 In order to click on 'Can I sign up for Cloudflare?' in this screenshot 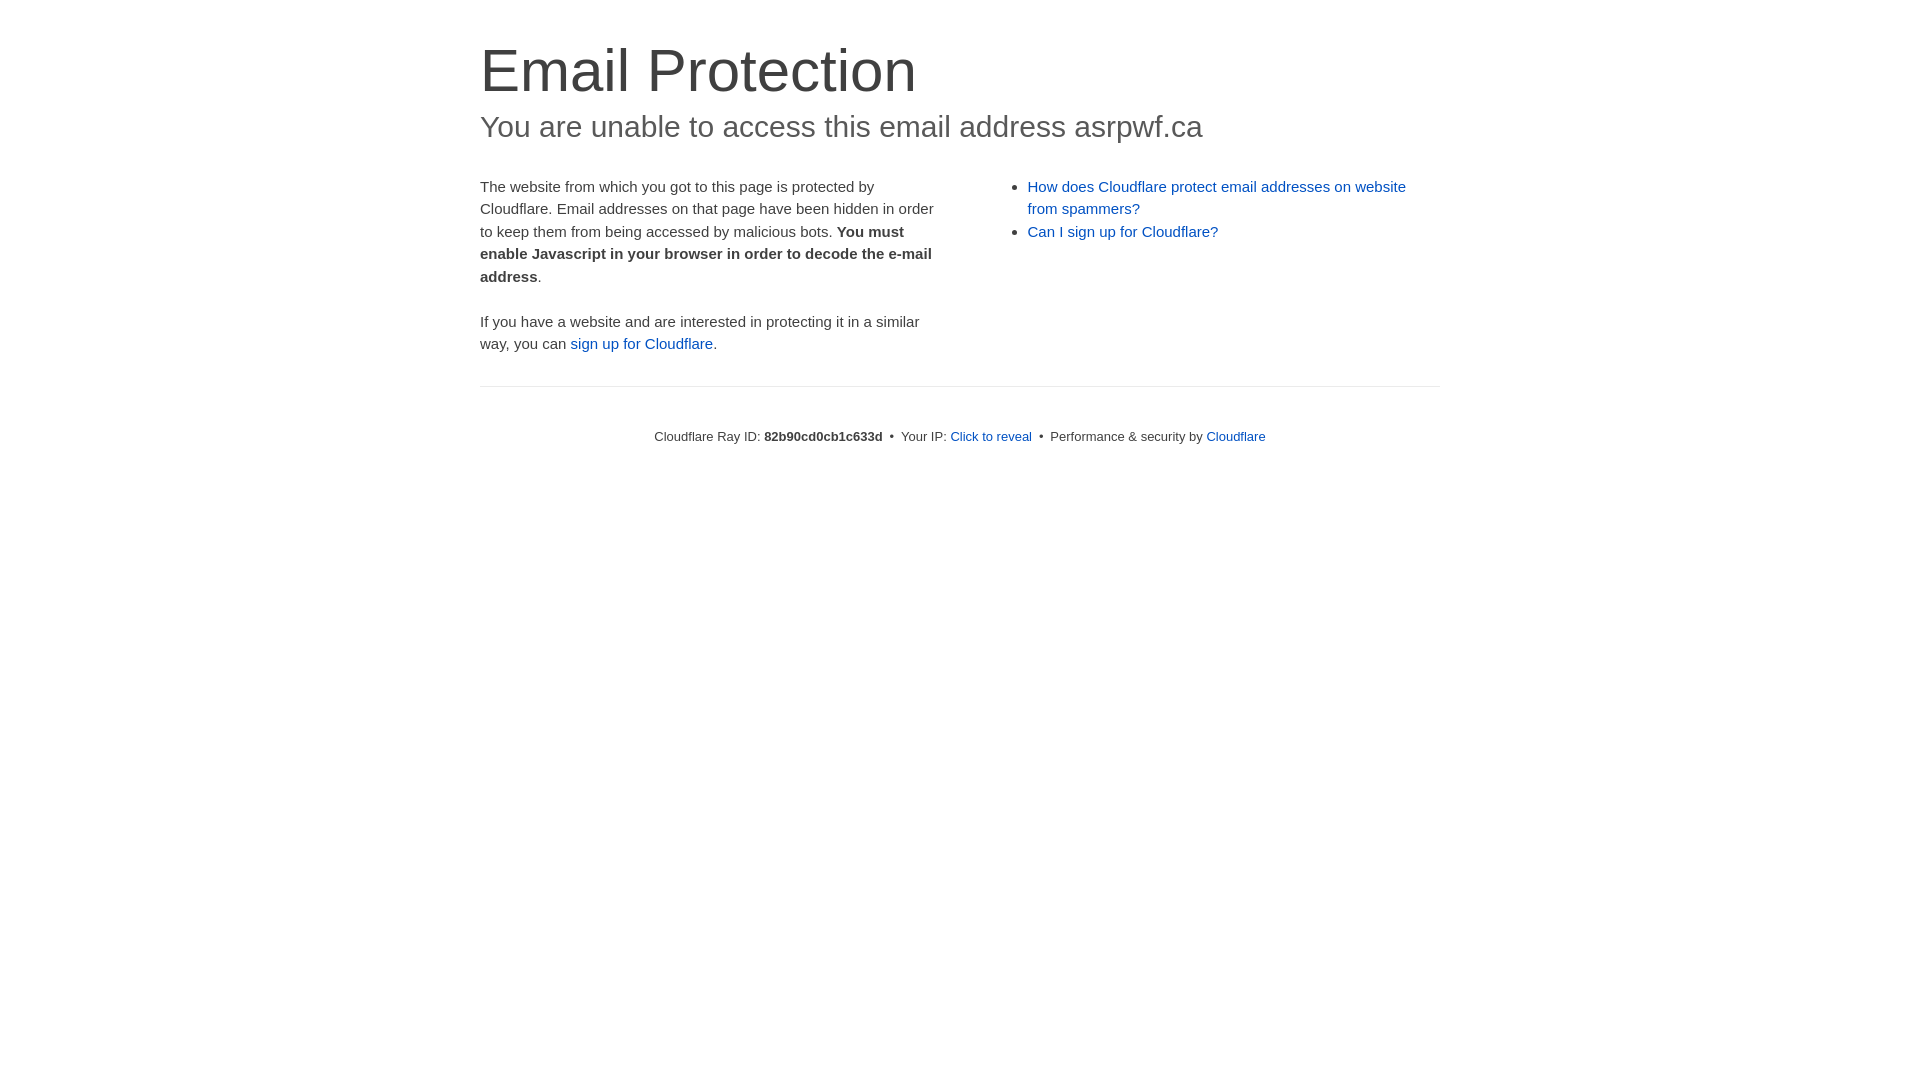, I will do `click(1123, 230)`.